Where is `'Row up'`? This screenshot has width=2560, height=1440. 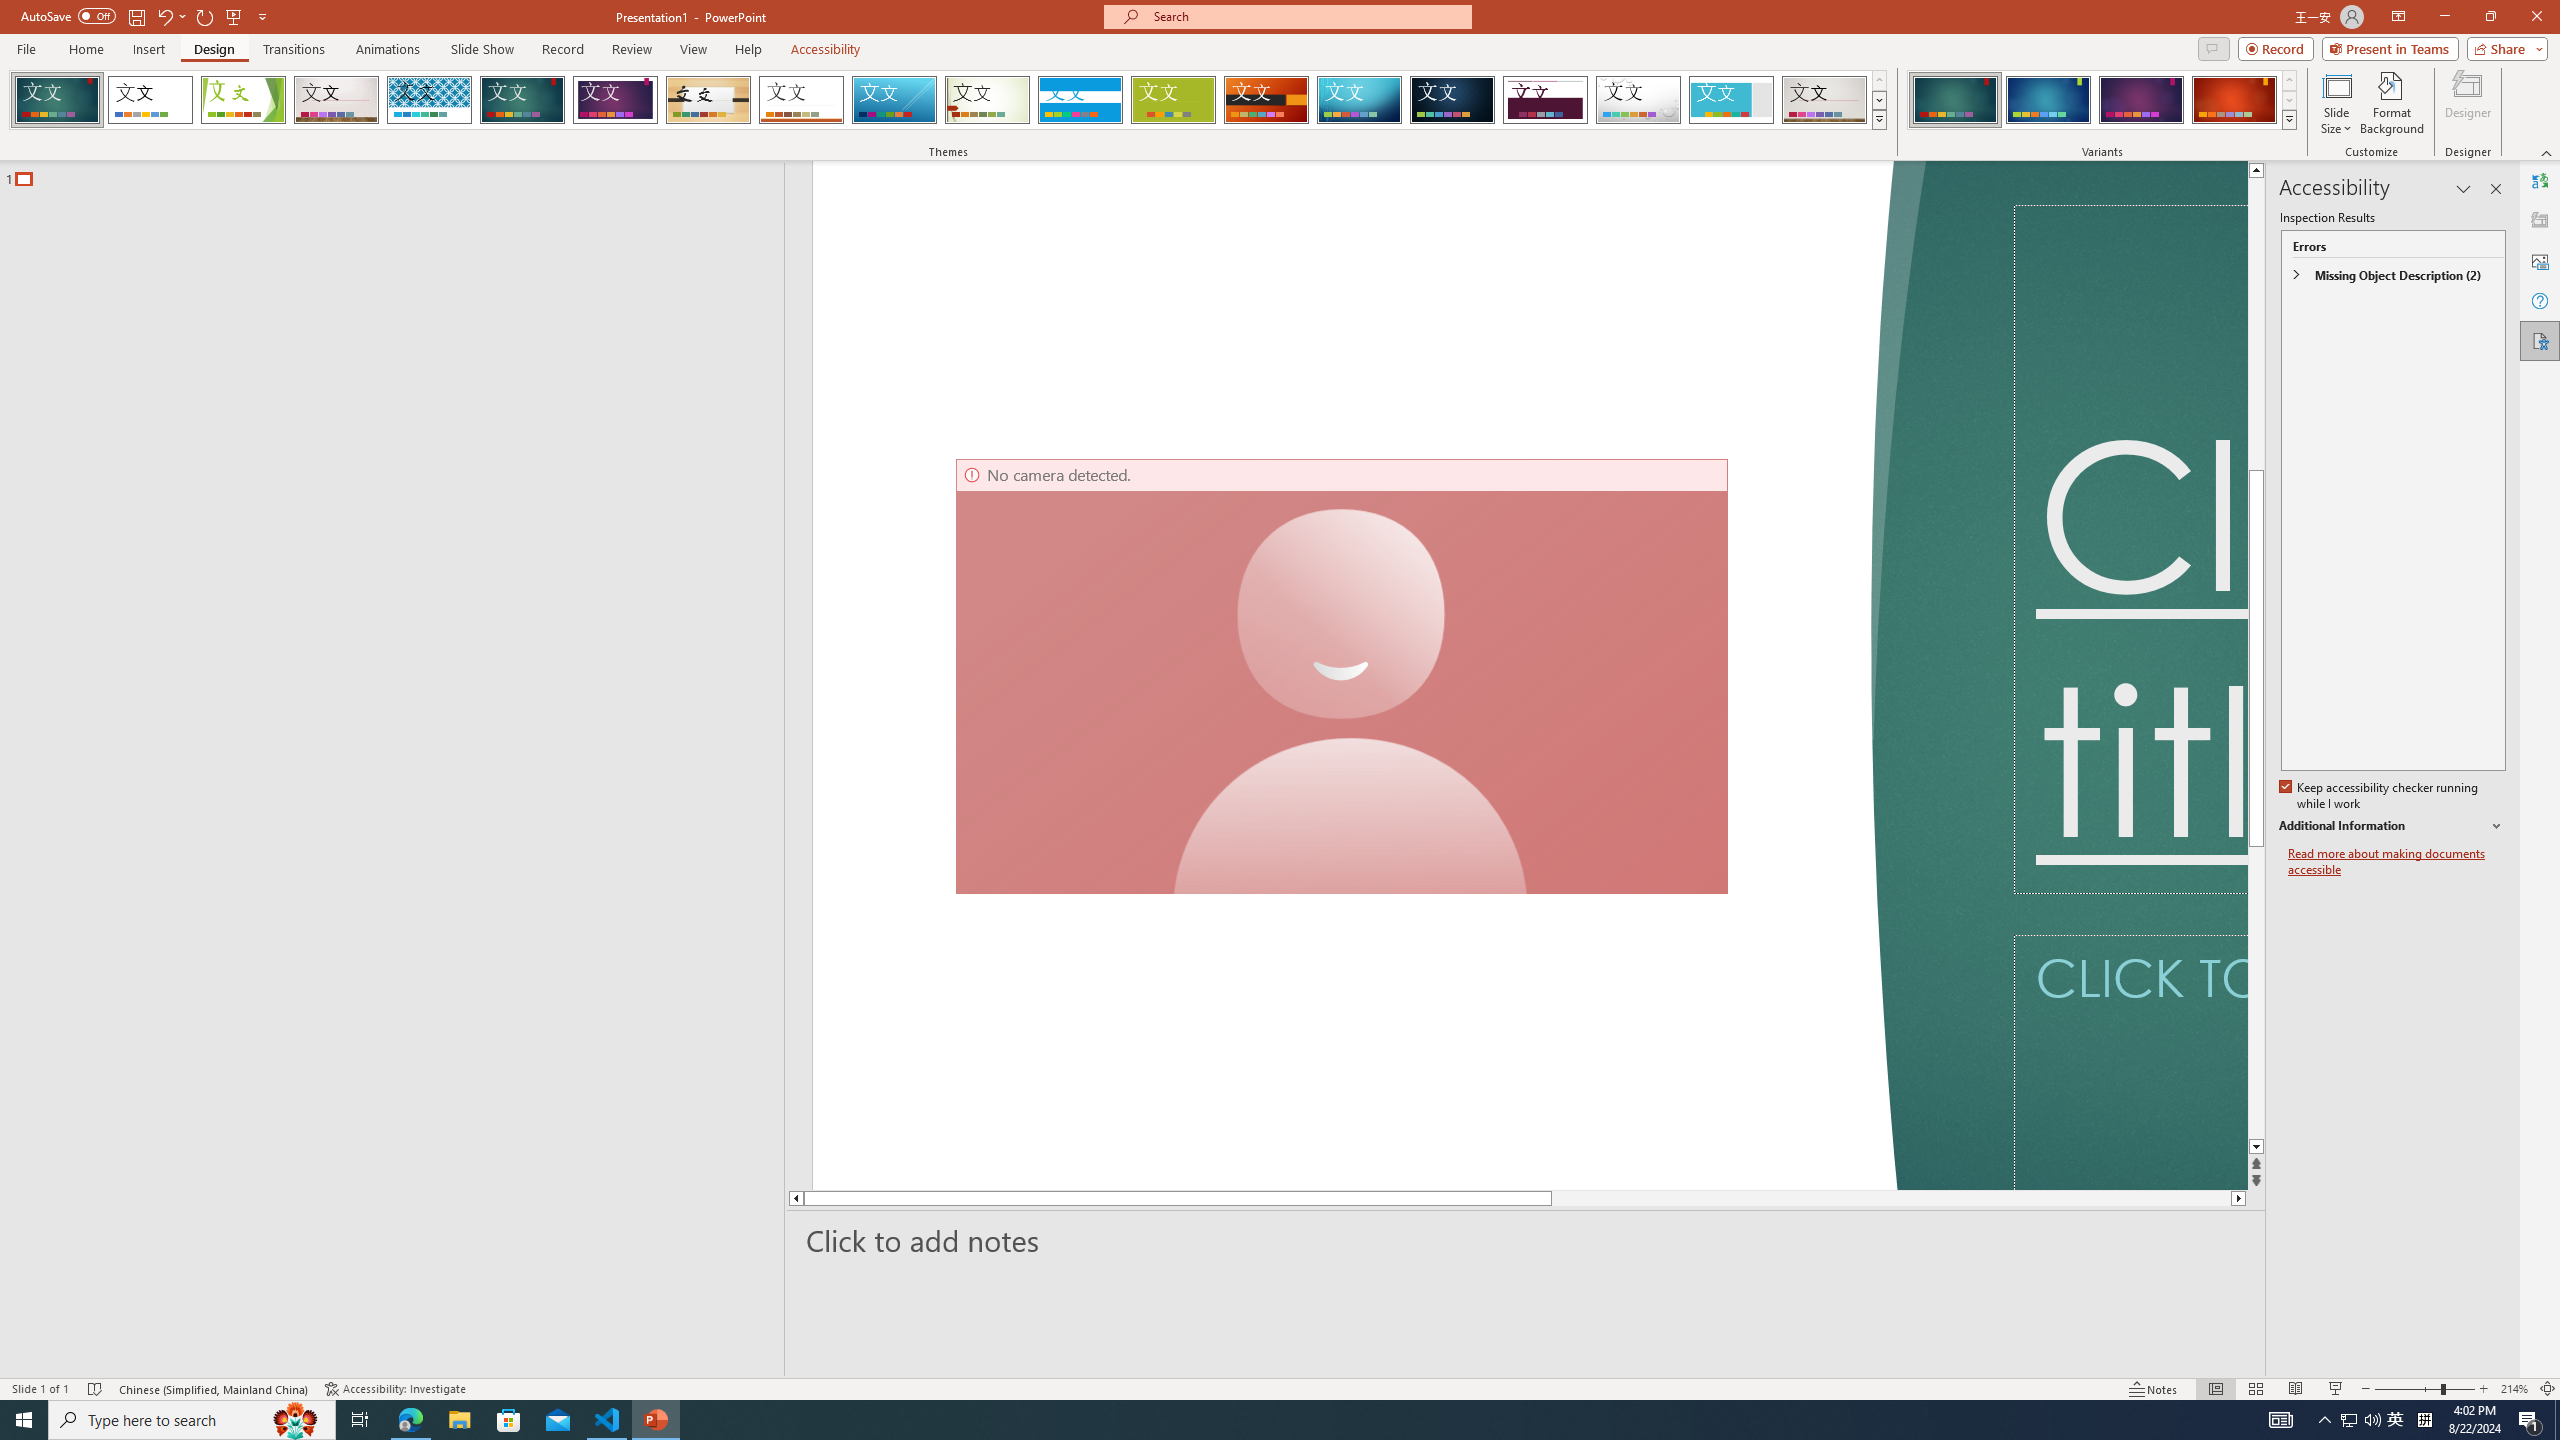 'Row up' is located at coordinates (2287, 80).